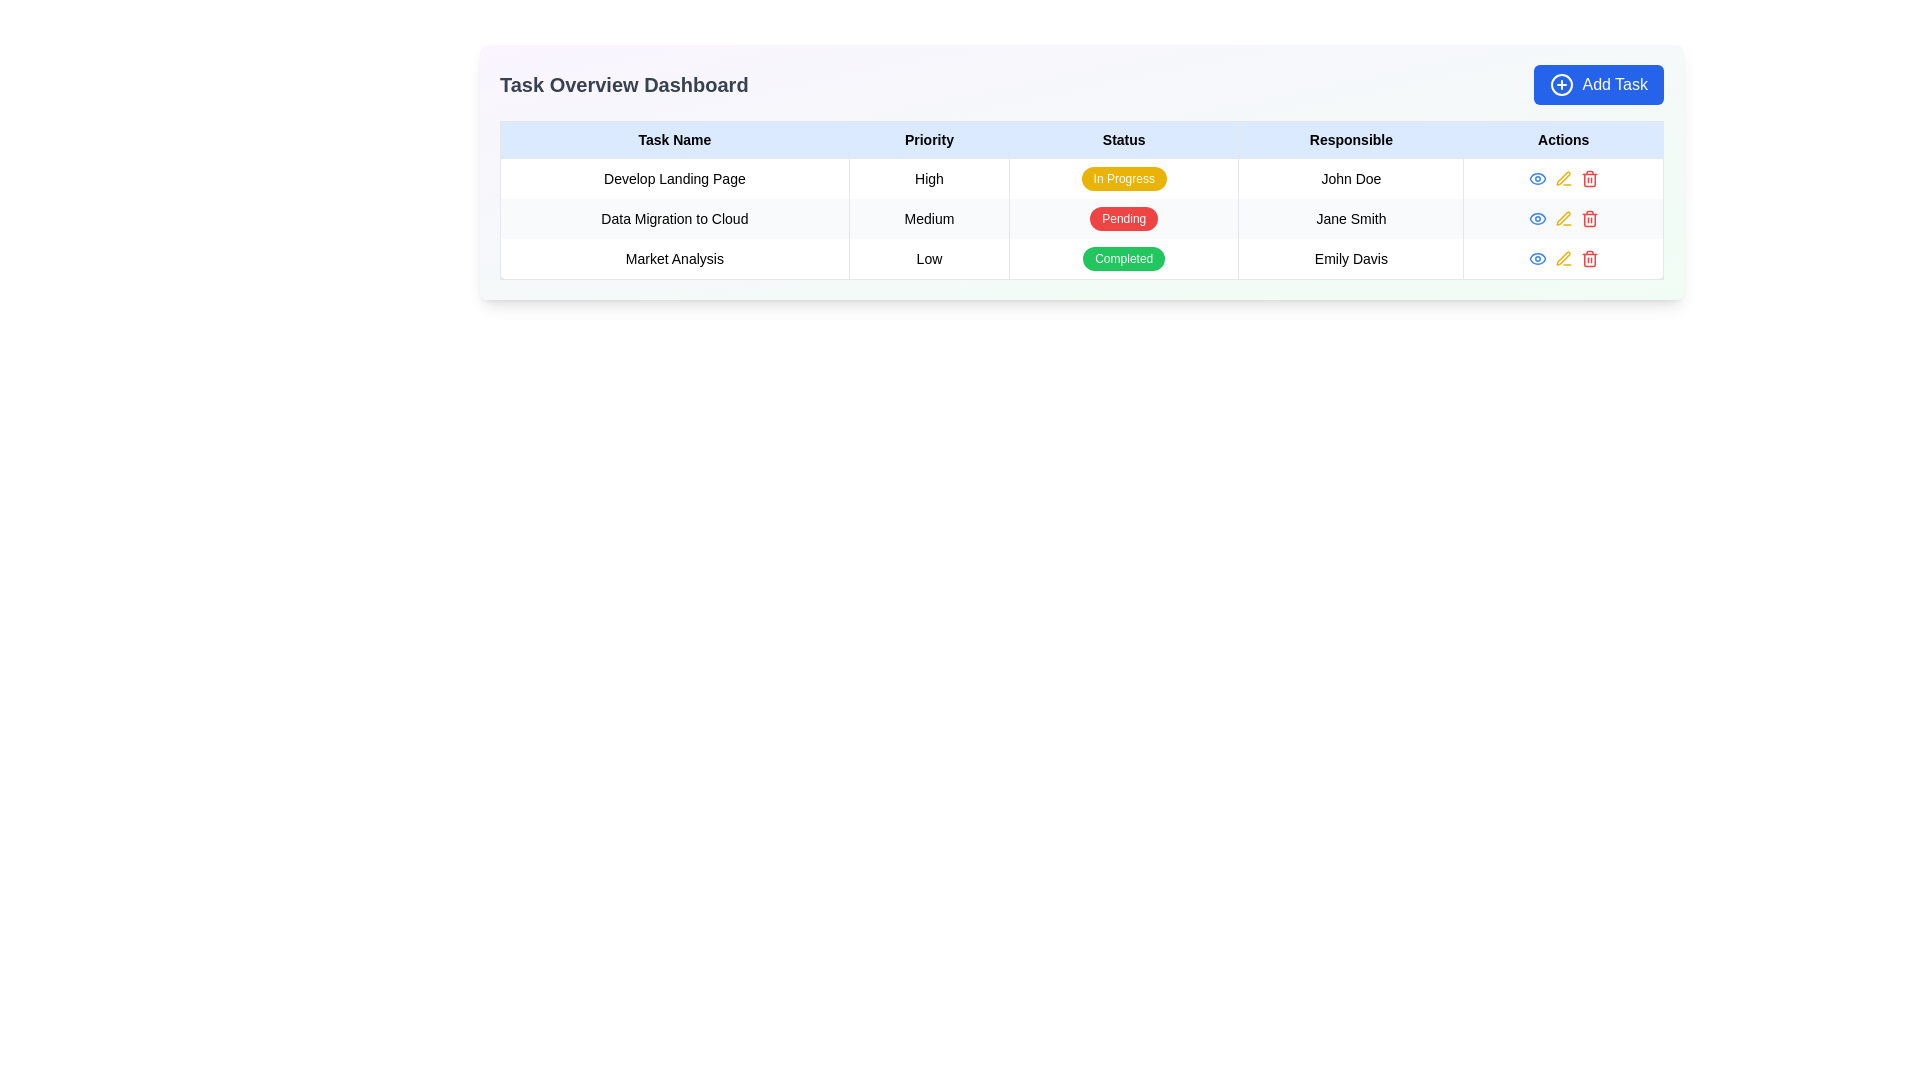 The image size is (1920, 1080). What do you see at coordinates (674, 177) in the screenshot?
I see `the static text element that displays the task name in the first row of the task overview table` at bounding box center [674, 177].